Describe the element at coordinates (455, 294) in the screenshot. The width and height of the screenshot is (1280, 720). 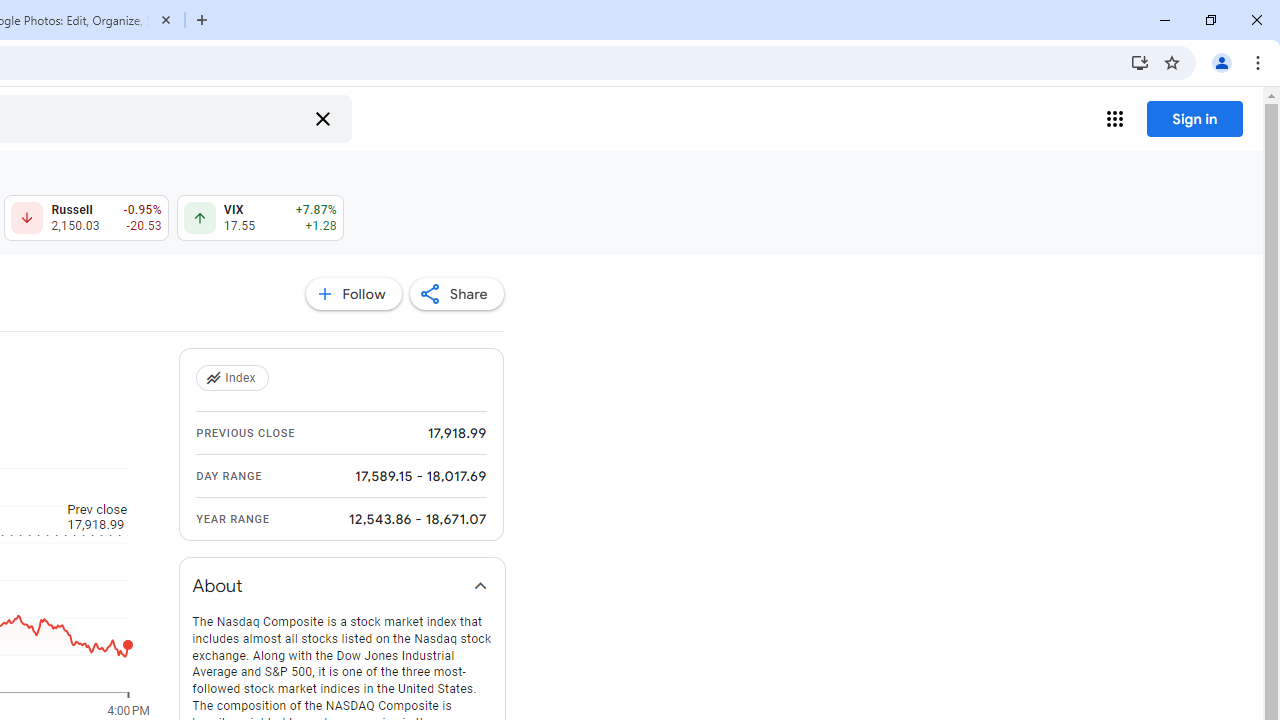
I see `'Share'` at that location.